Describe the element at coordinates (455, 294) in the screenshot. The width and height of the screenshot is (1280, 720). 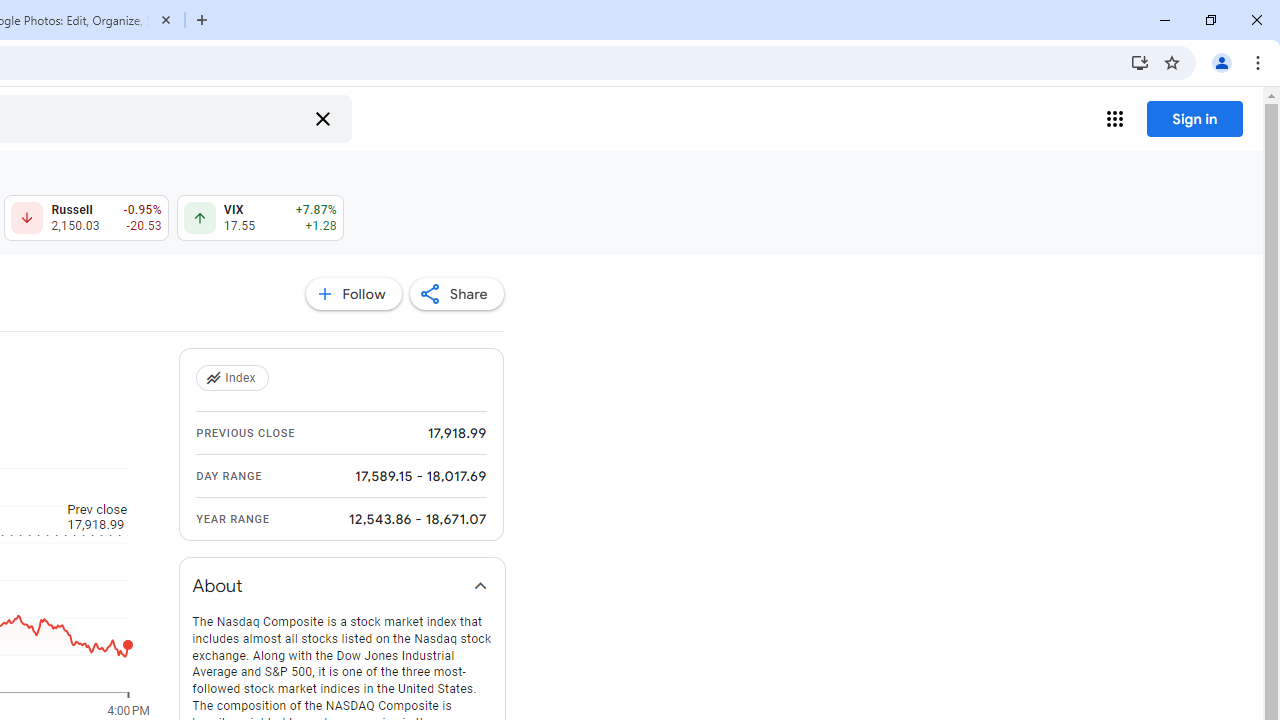
I see `'Share'` at that location.